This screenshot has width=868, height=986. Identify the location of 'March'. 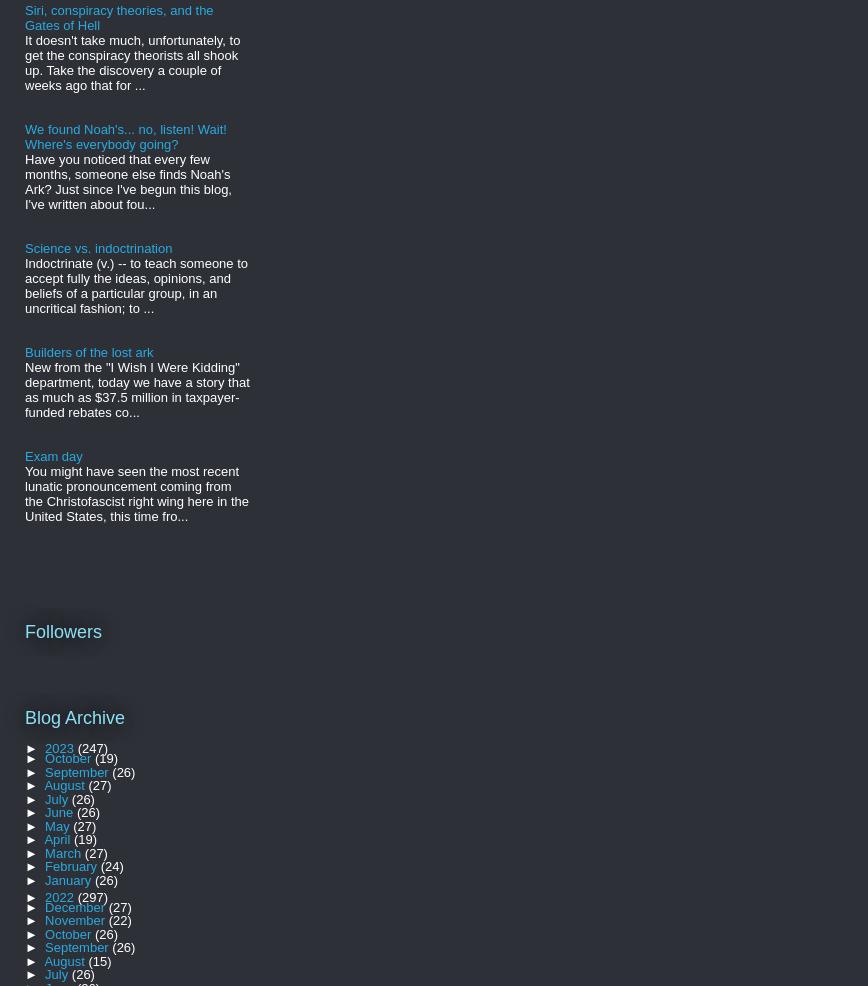
(64, 851).